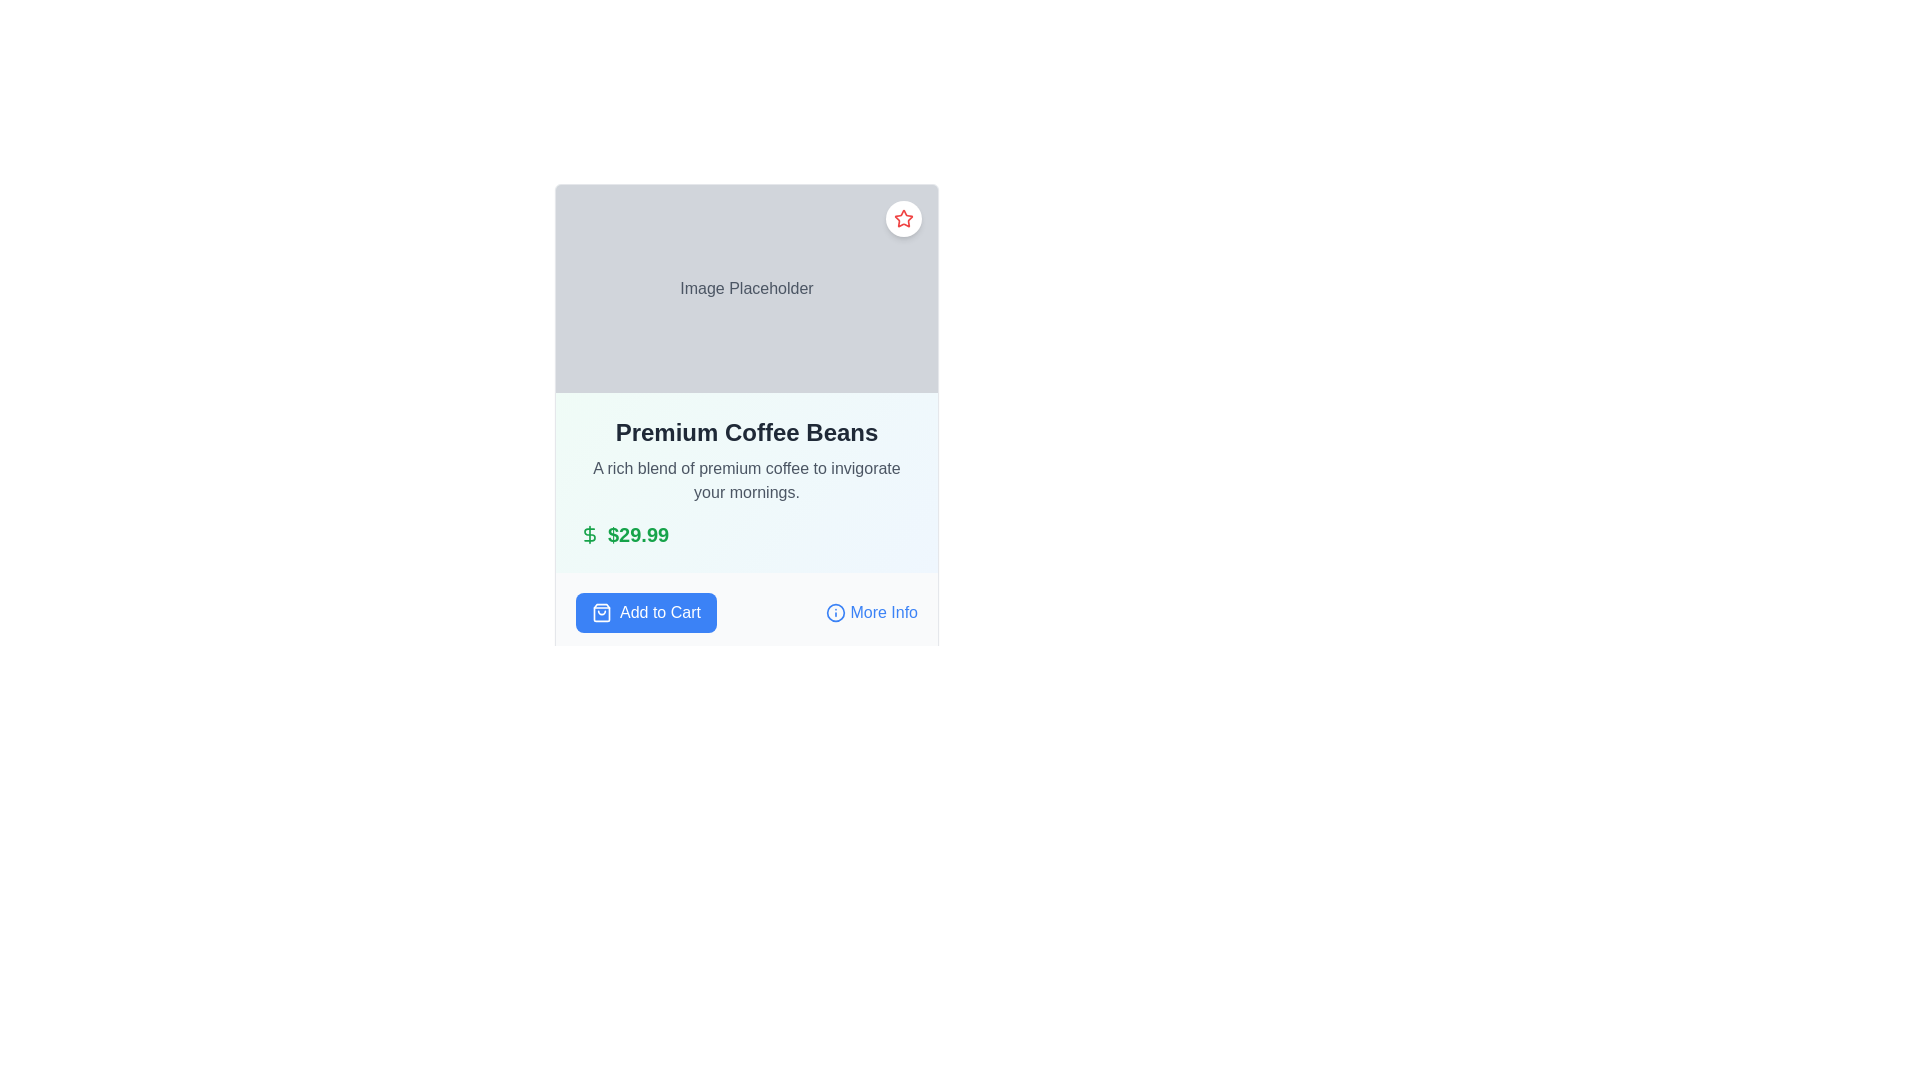 This screenshot has width=1920, height=1080. I want to click on the image placeholder located at the top section of the card-shaped layout, above the 'Premium Coffee Beans' text and below the card's rounded corners, so click(746, 289).